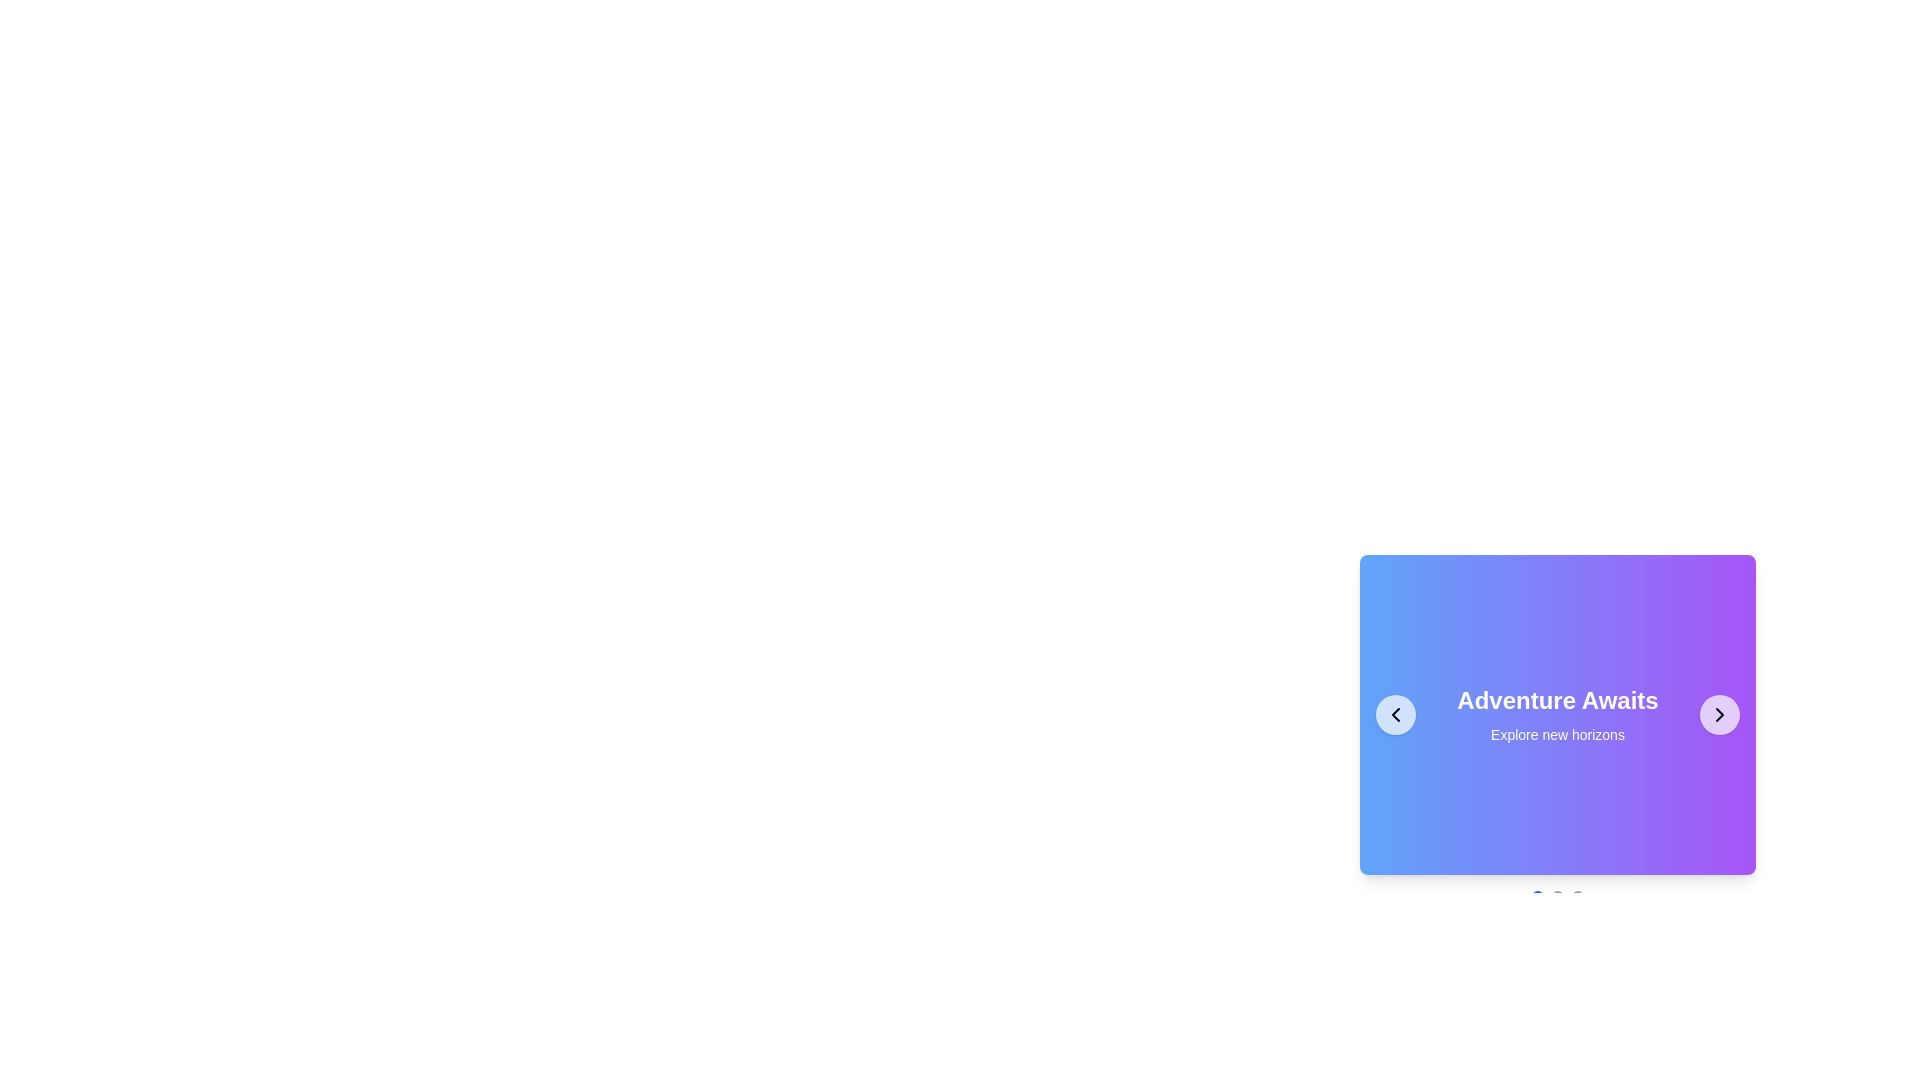  What do you see at coordinates (1557, 700) in the screenshot?
I see `the bold, large-sized text label displaying 'Adventure Awaits' in white color, which is prominently set against a gradient blue to purple background` at bounding box center [1557, 700].